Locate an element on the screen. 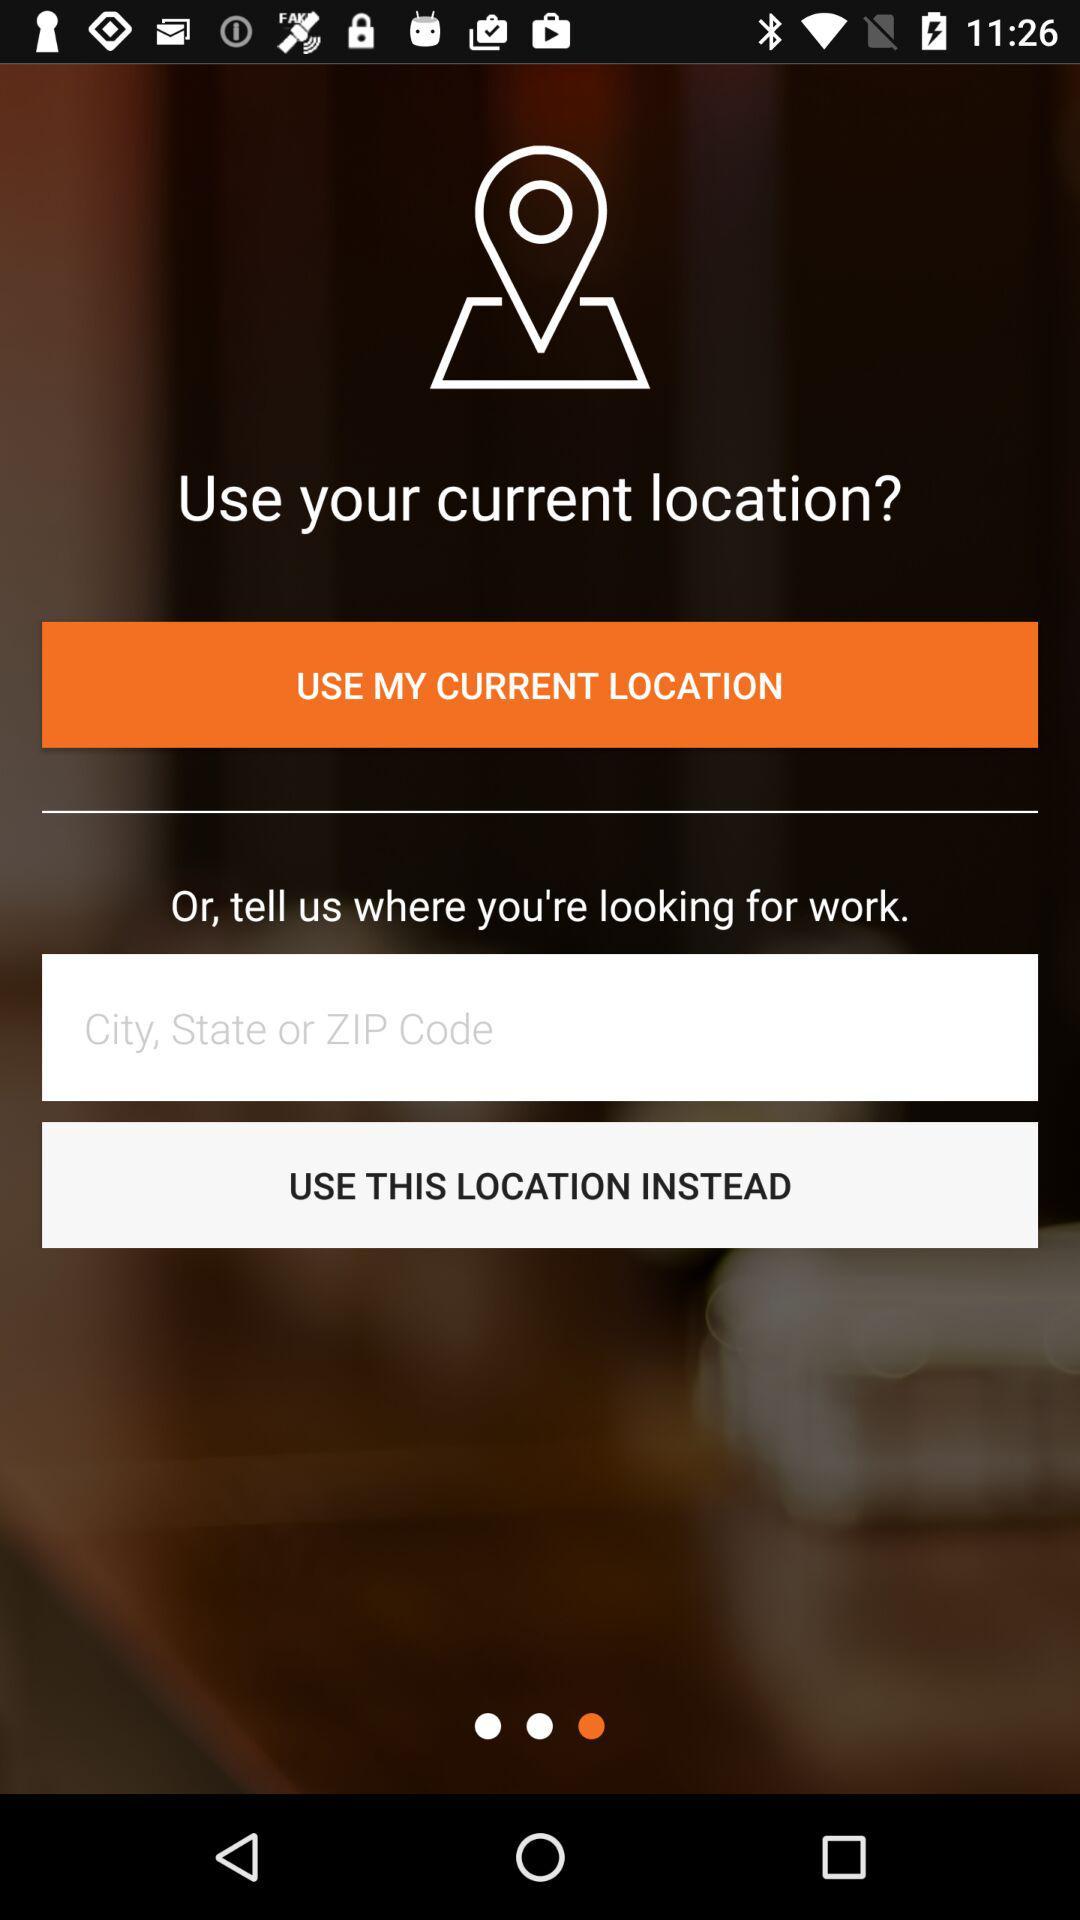  the icon below or tell us item is located at coordinates (550, 1027).